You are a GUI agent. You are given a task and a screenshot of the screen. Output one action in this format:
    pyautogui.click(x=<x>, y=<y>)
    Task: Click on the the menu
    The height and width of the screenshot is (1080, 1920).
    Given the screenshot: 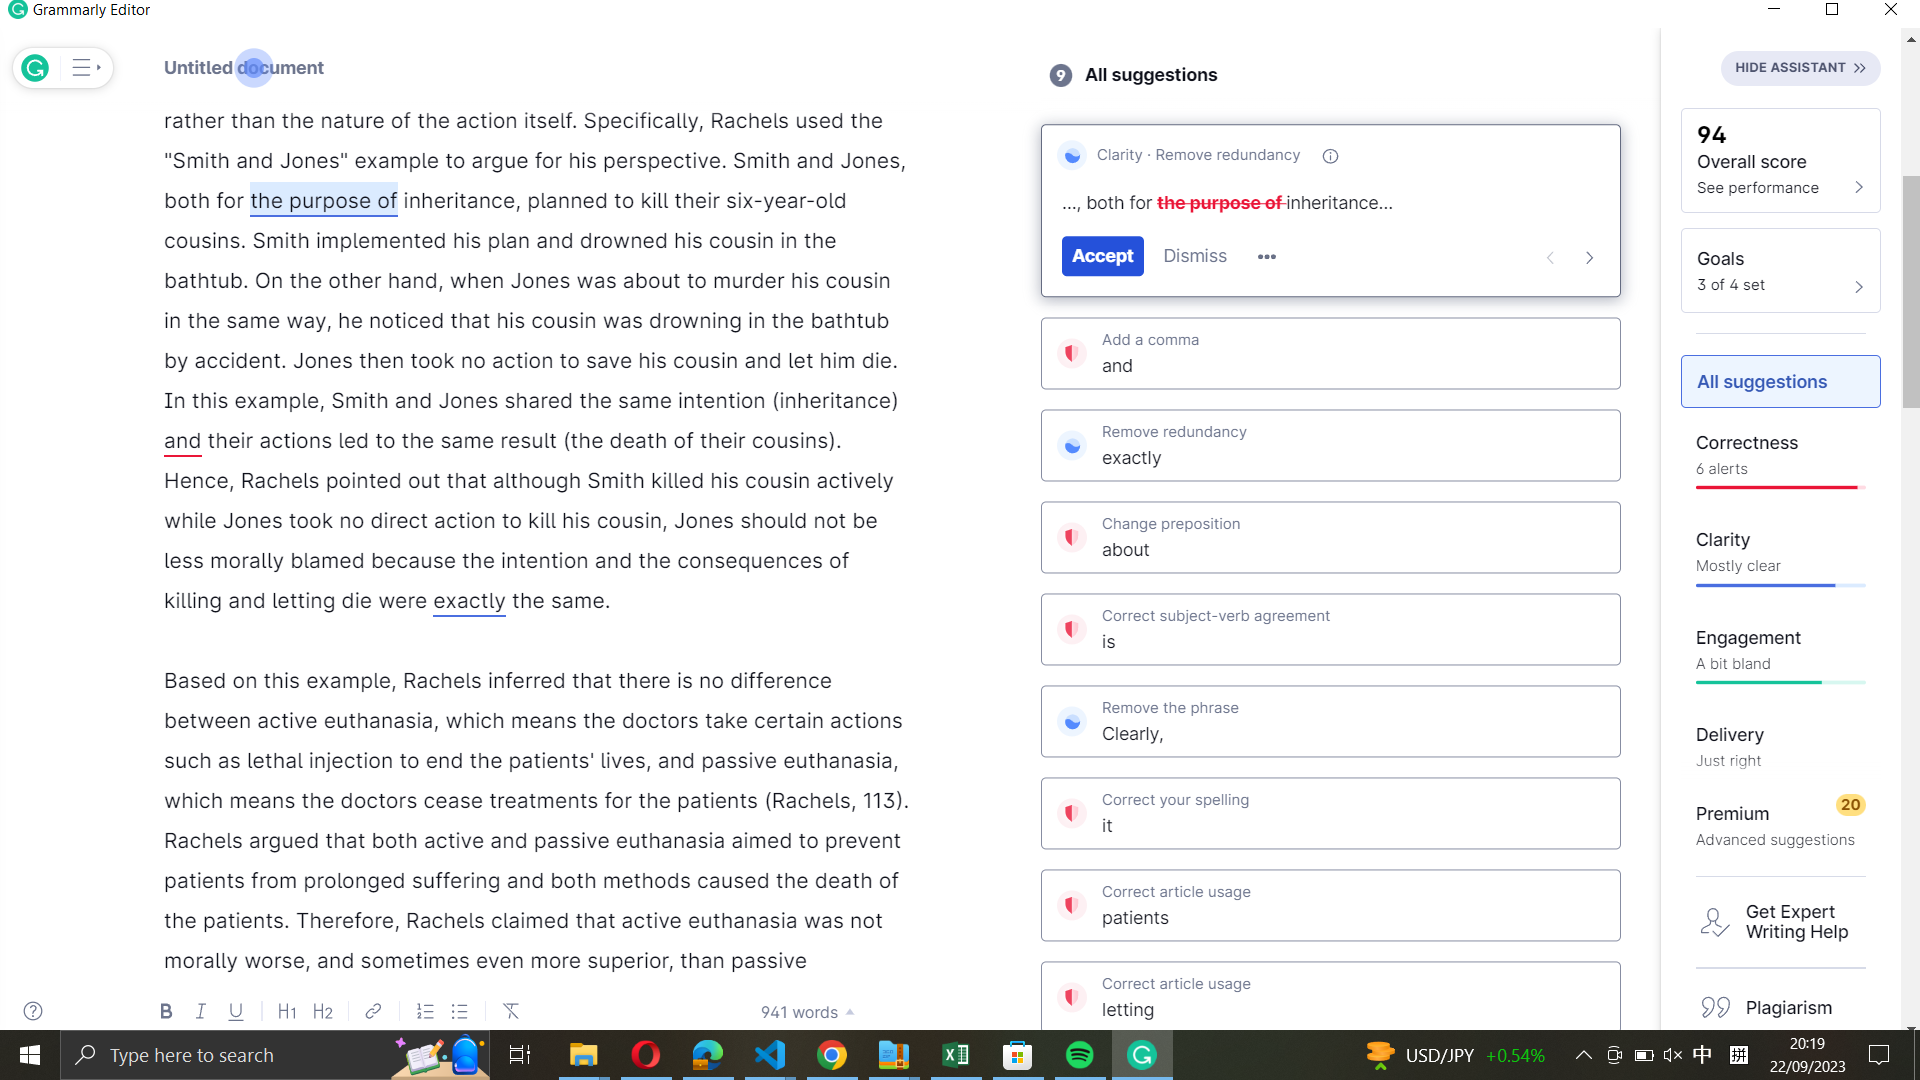 What is the action you would take?
    pyautogui.click(x=82, y=67)
    